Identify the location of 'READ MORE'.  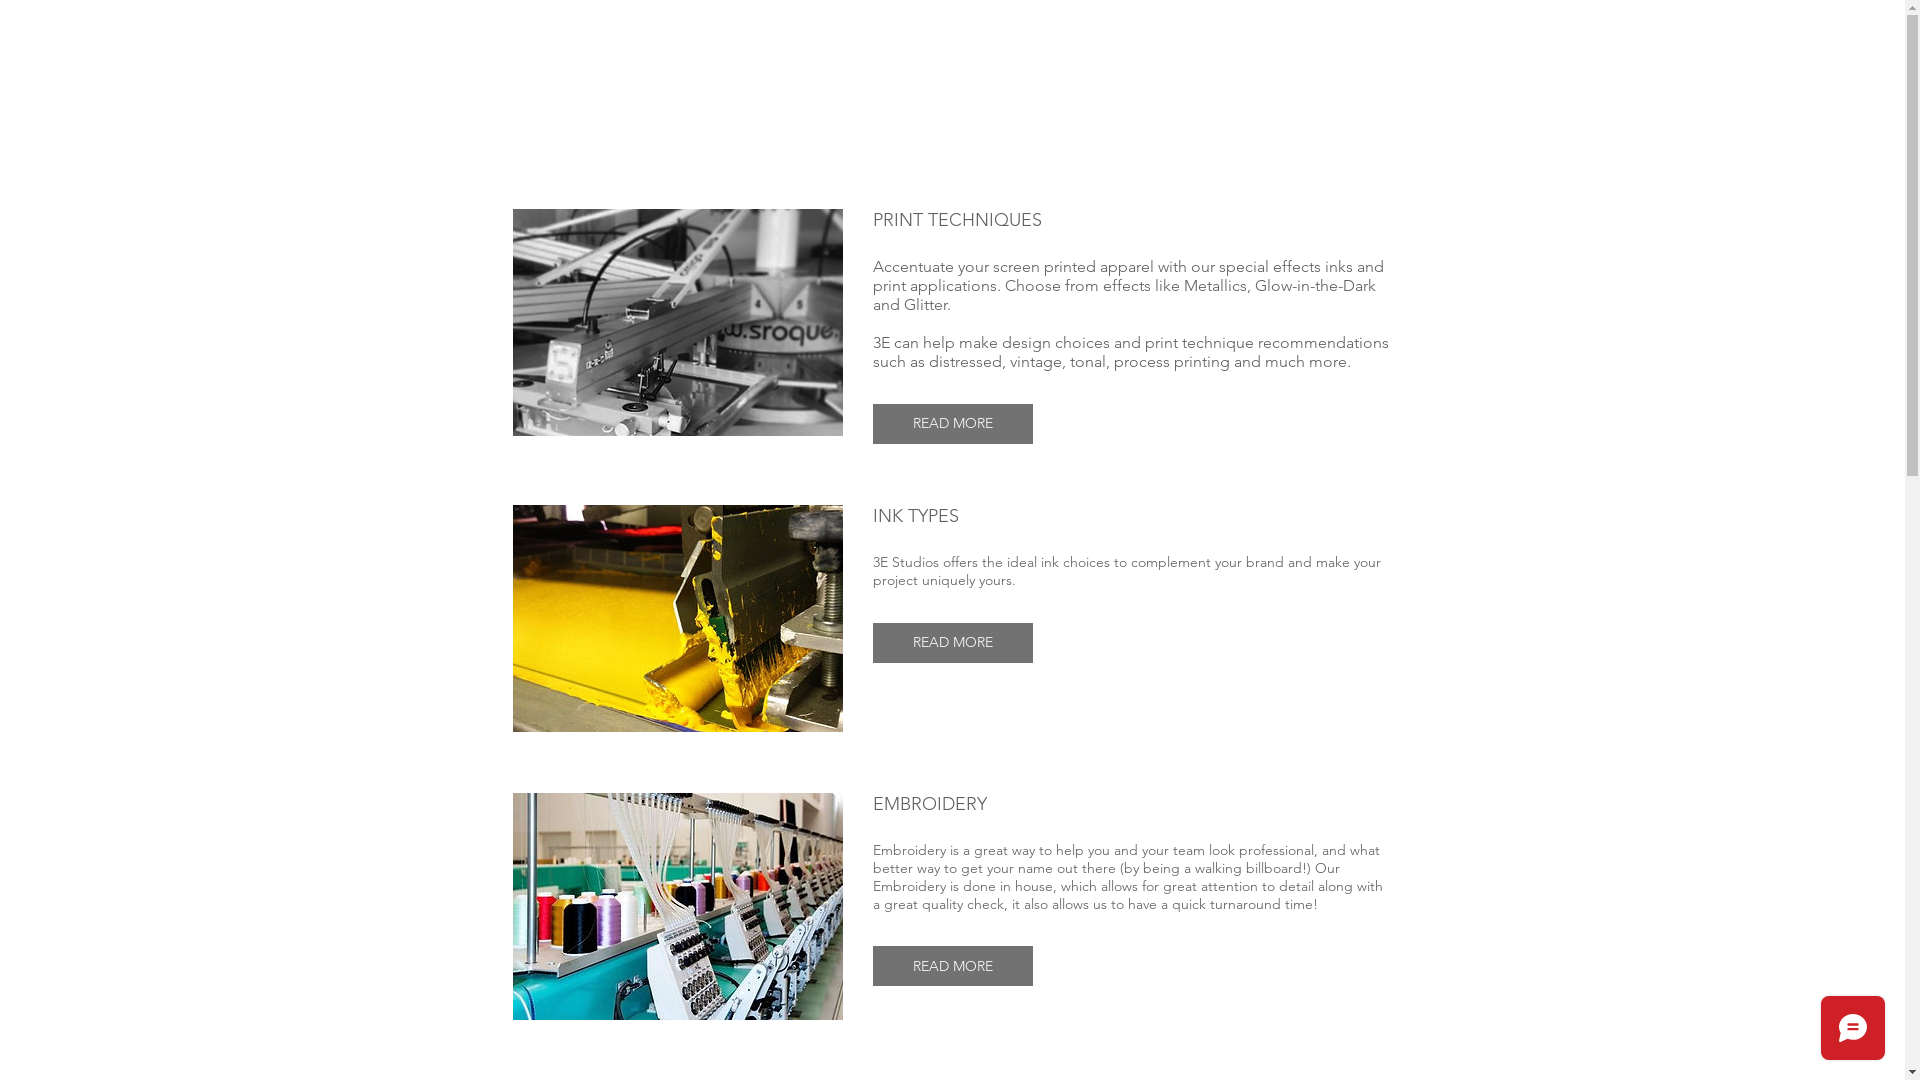
(950, 643).